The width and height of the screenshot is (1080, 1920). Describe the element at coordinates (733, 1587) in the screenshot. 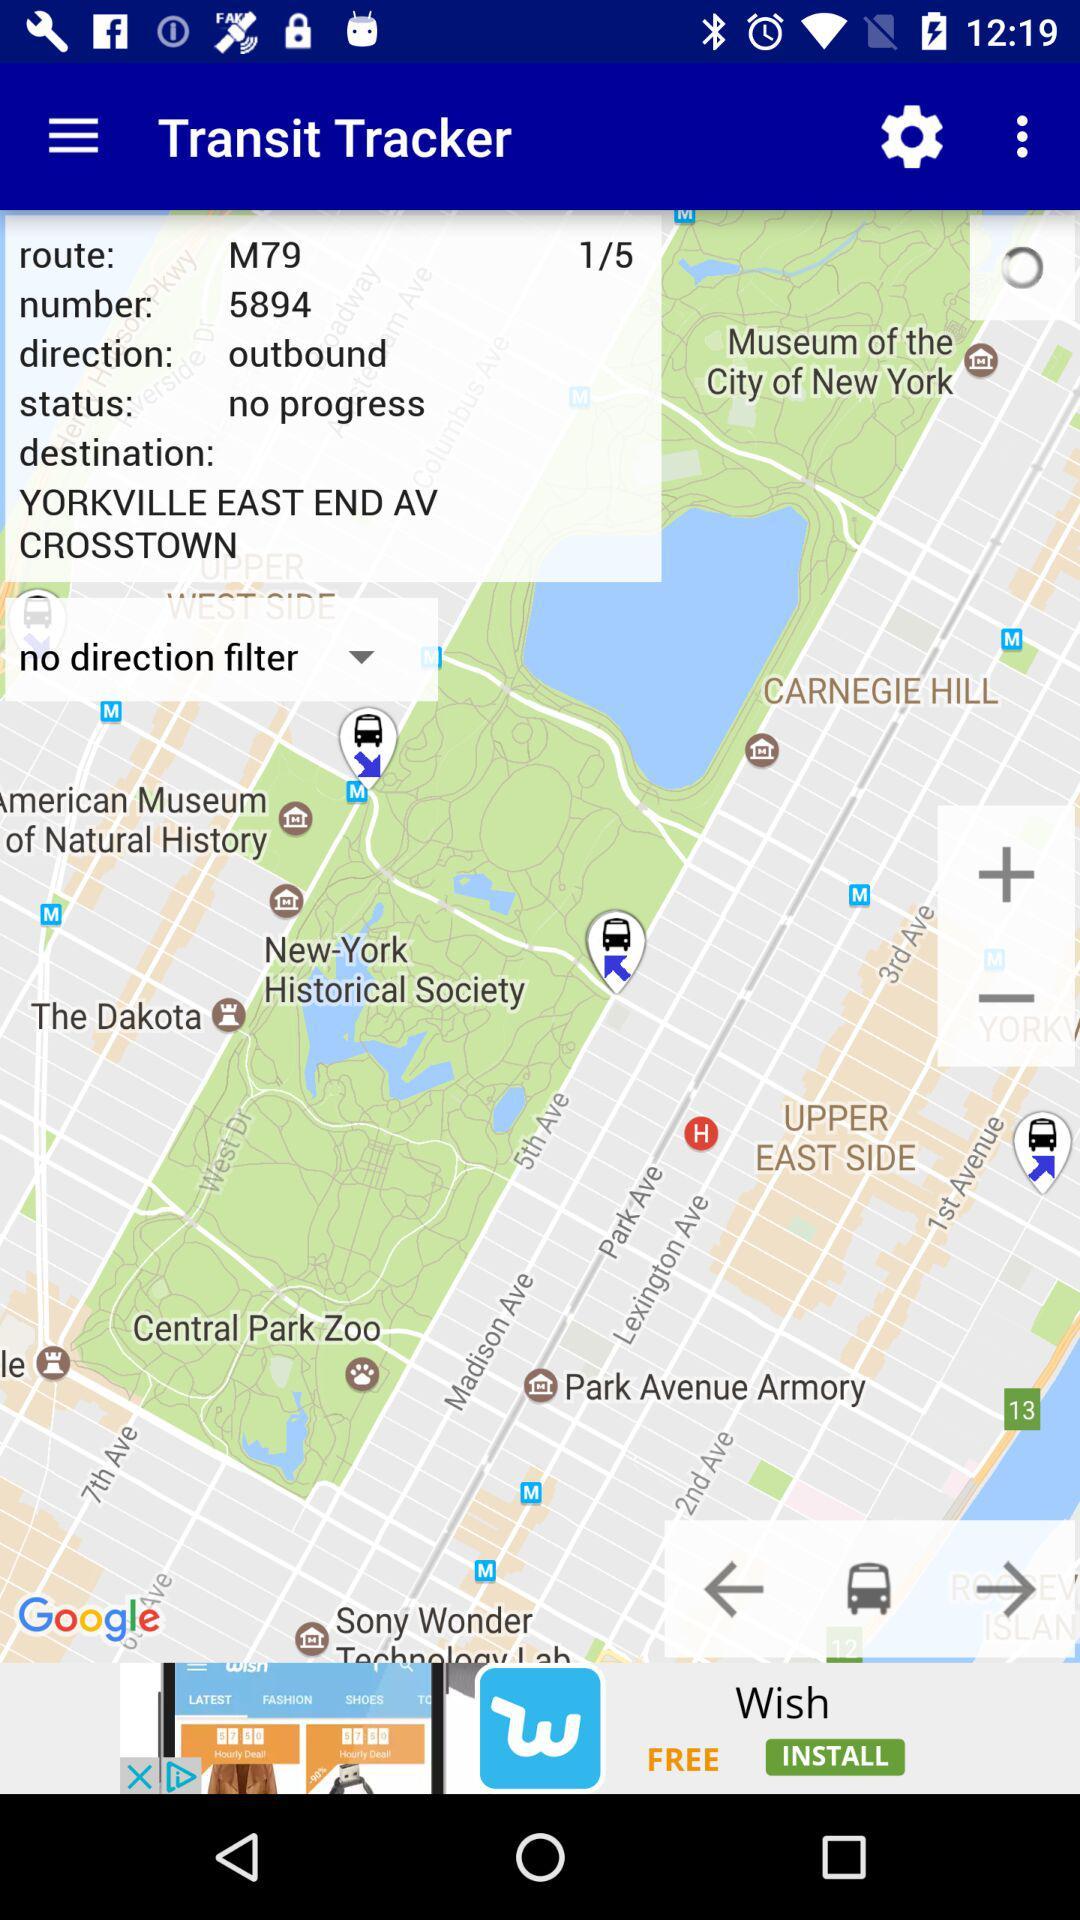

I see `the arrow_backward icon` at that location.